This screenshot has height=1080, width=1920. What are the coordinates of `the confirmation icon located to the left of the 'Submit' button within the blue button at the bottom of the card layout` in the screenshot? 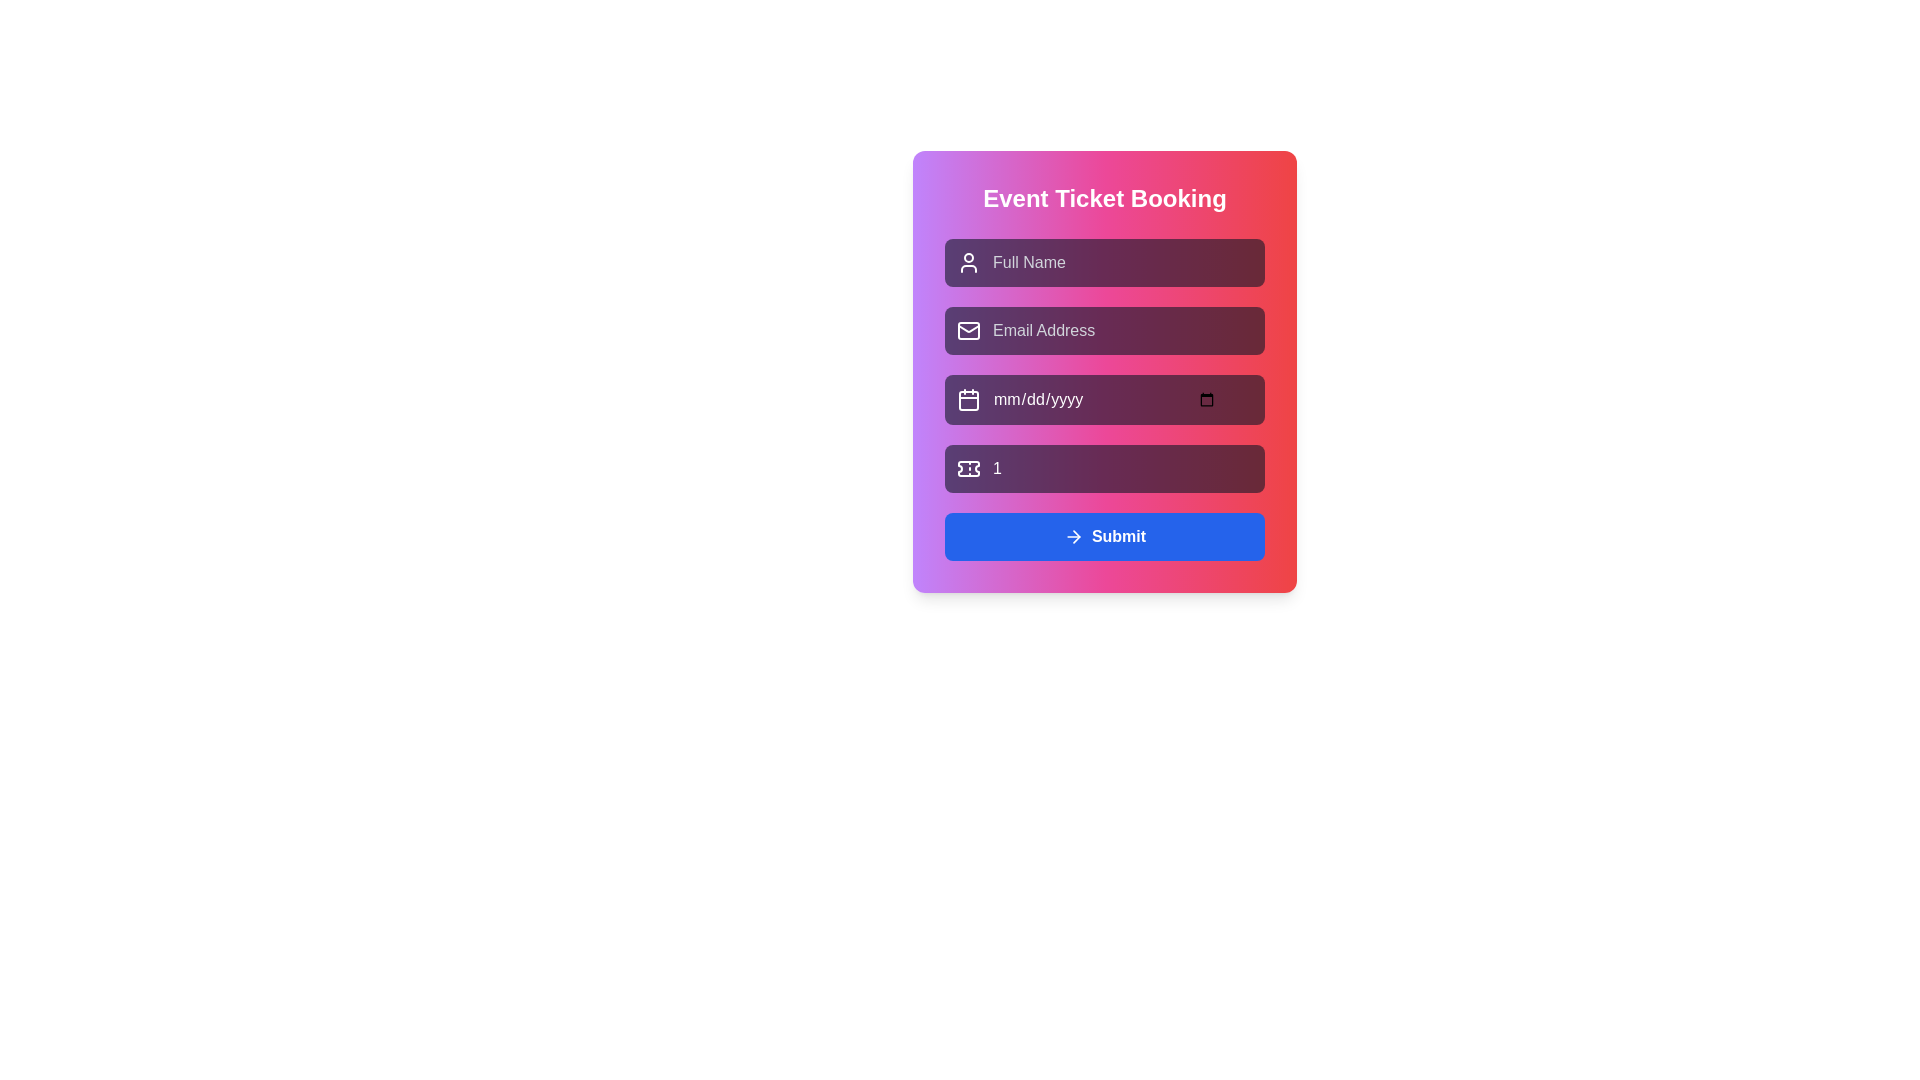 It's located at (1072, 535).